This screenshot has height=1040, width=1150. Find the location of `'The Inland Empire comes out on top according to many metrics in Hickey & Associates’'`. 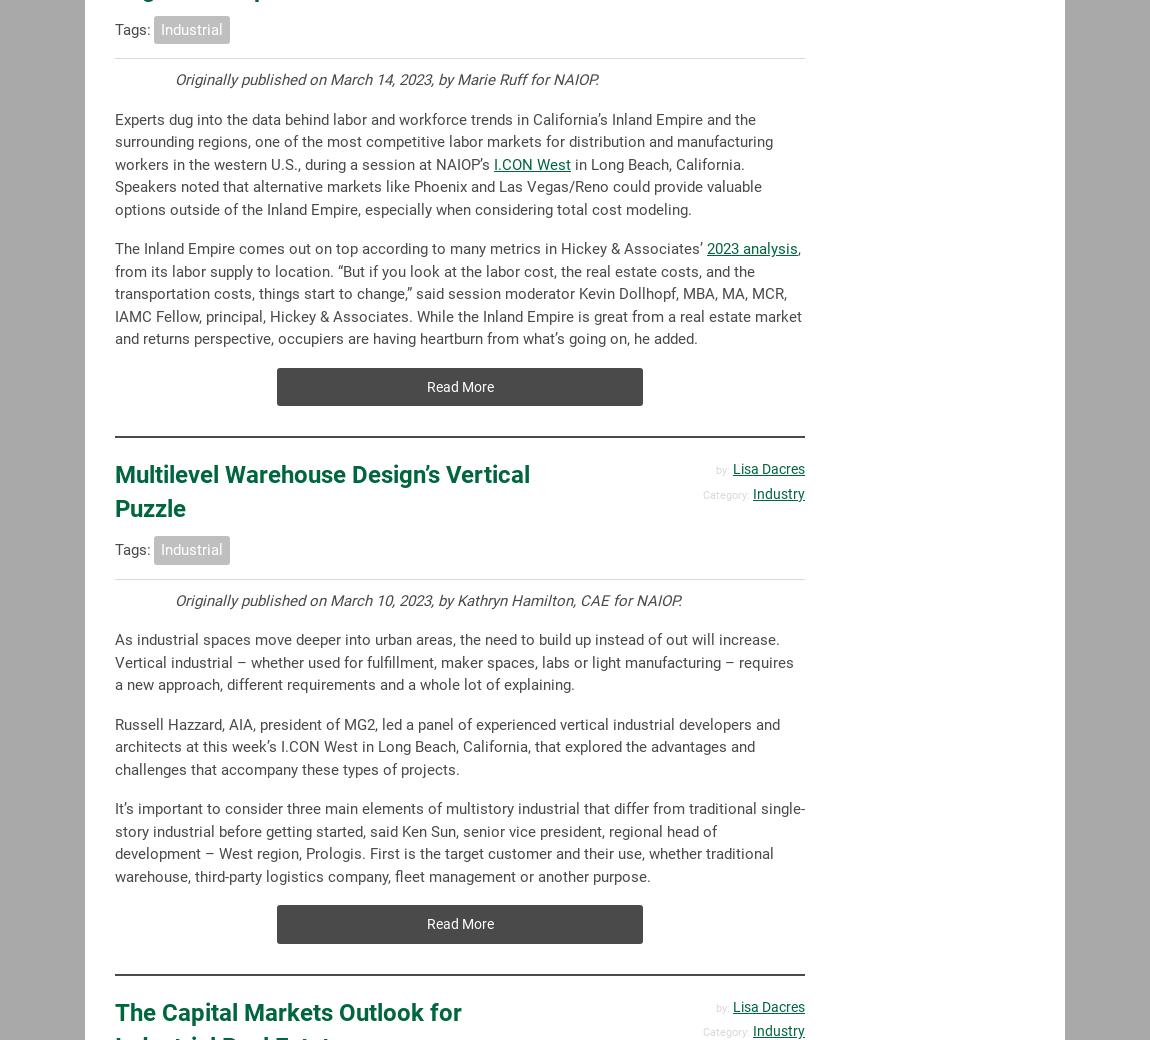

'The Inland Empire comes out on top according to many metrics in Hickey & Associates’' is located at coordinates (411, 248).